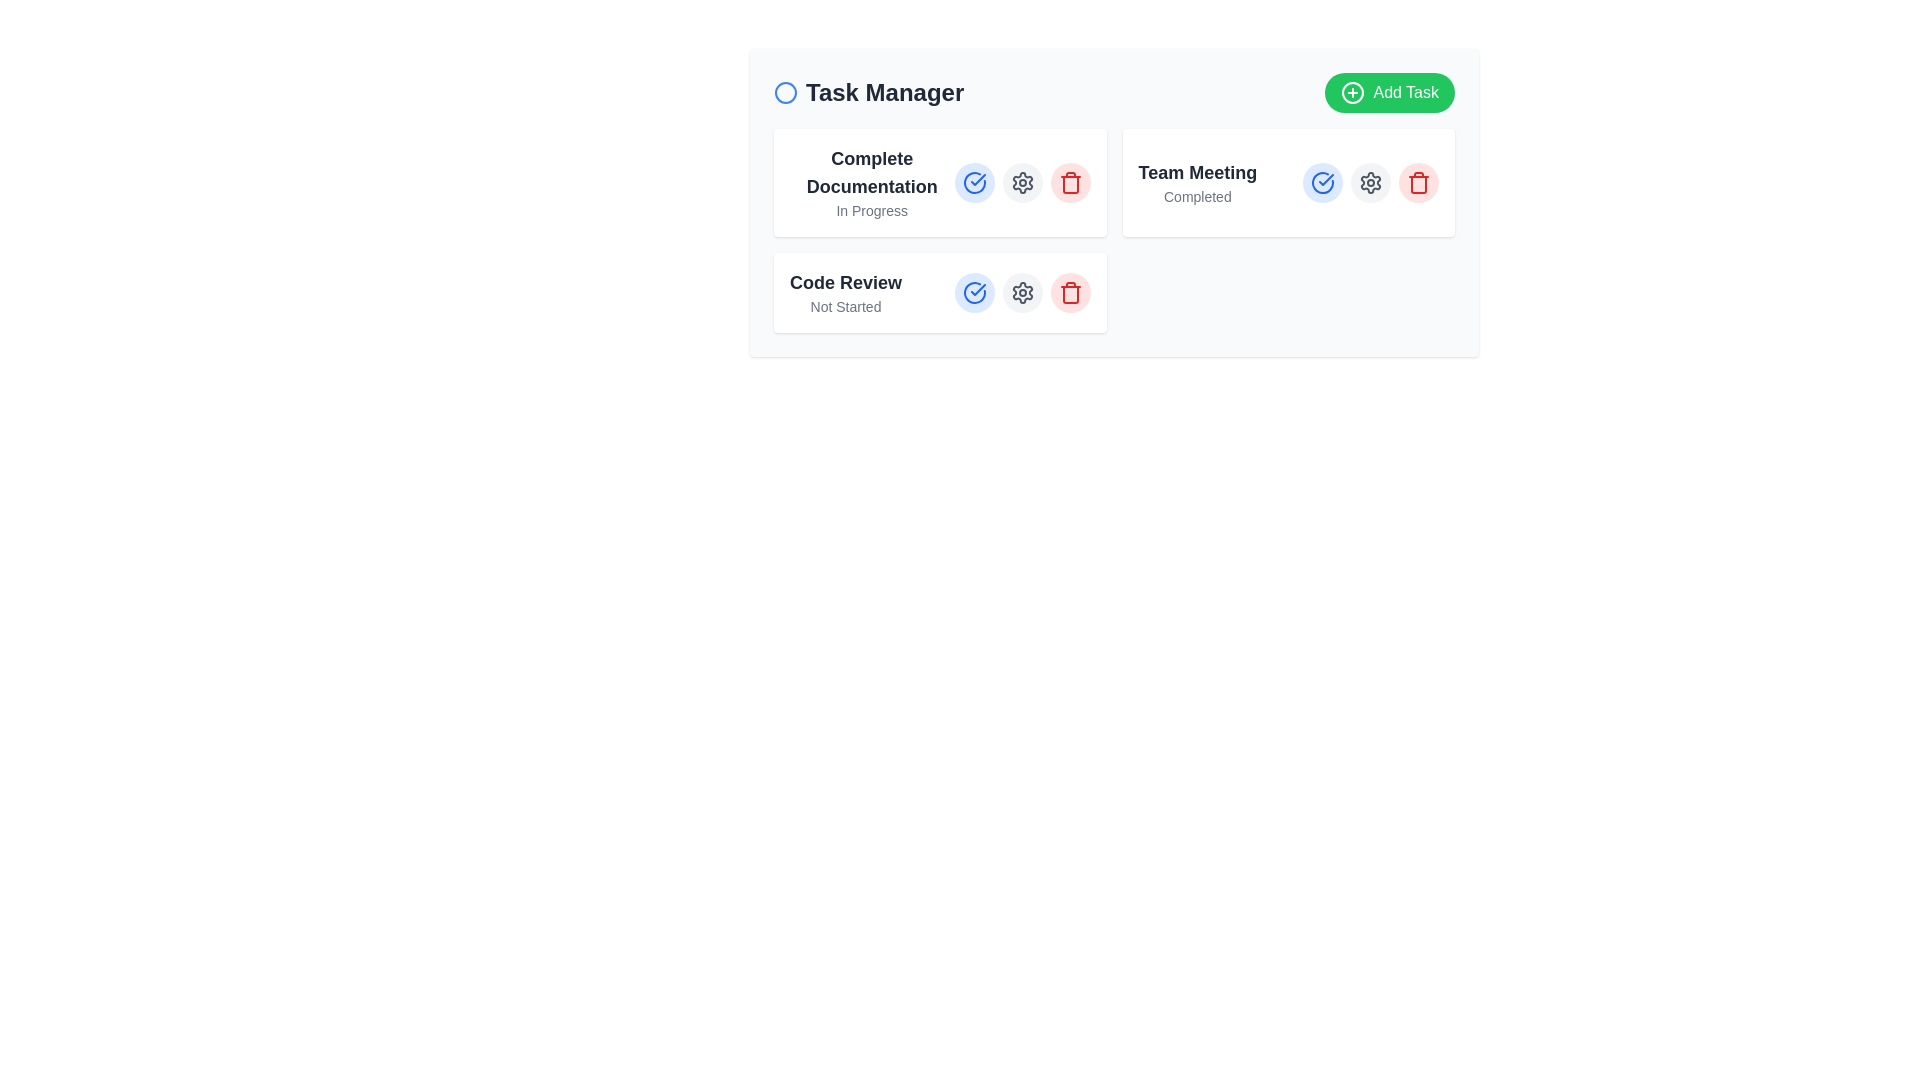 The image size is (1920, 1080). I want to click on the delete button for the task 'Complete Documentation', so click(1069, 182).